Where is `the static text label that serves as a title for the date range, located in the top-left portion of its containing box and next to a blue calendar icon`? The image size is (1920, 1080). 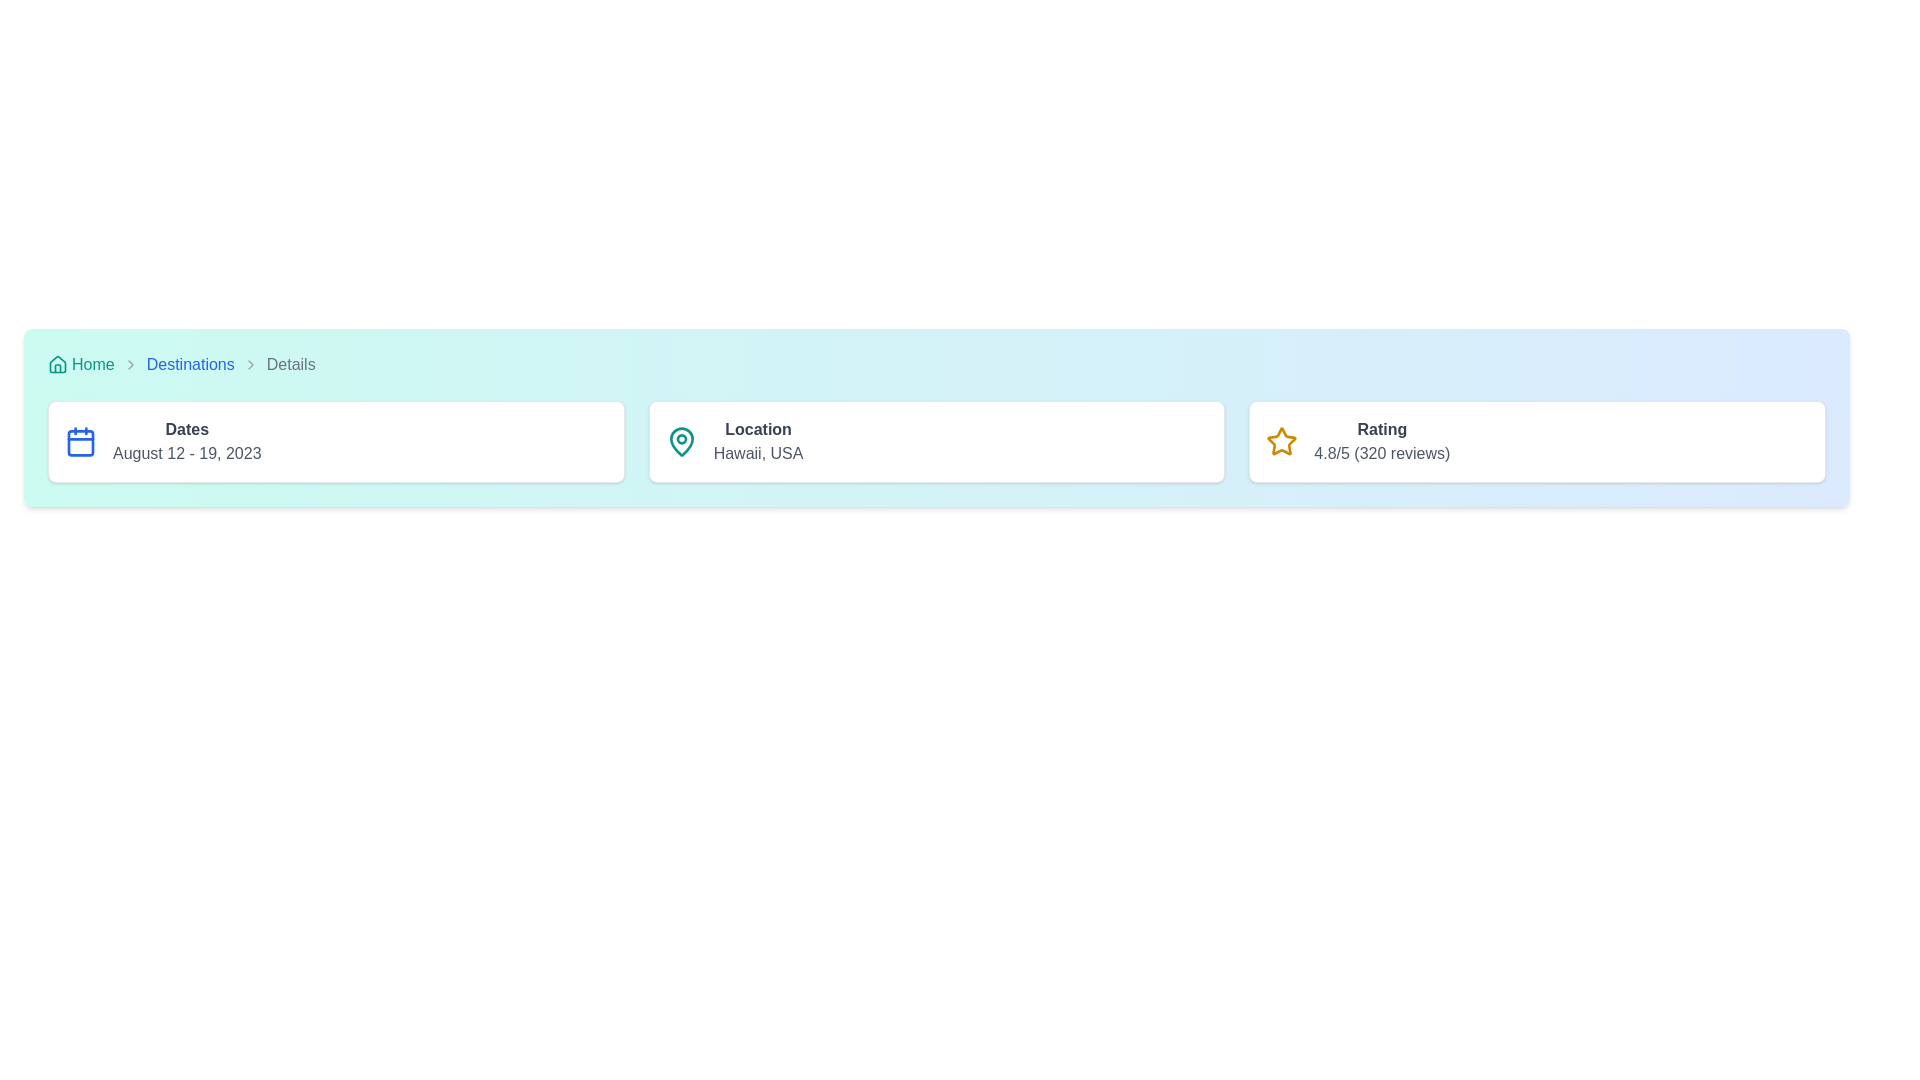
the static text label that serves as a title for the date range, located in the top-left portion of its containing box and next to a blue calendar icon is located at coordinates (187, 428).